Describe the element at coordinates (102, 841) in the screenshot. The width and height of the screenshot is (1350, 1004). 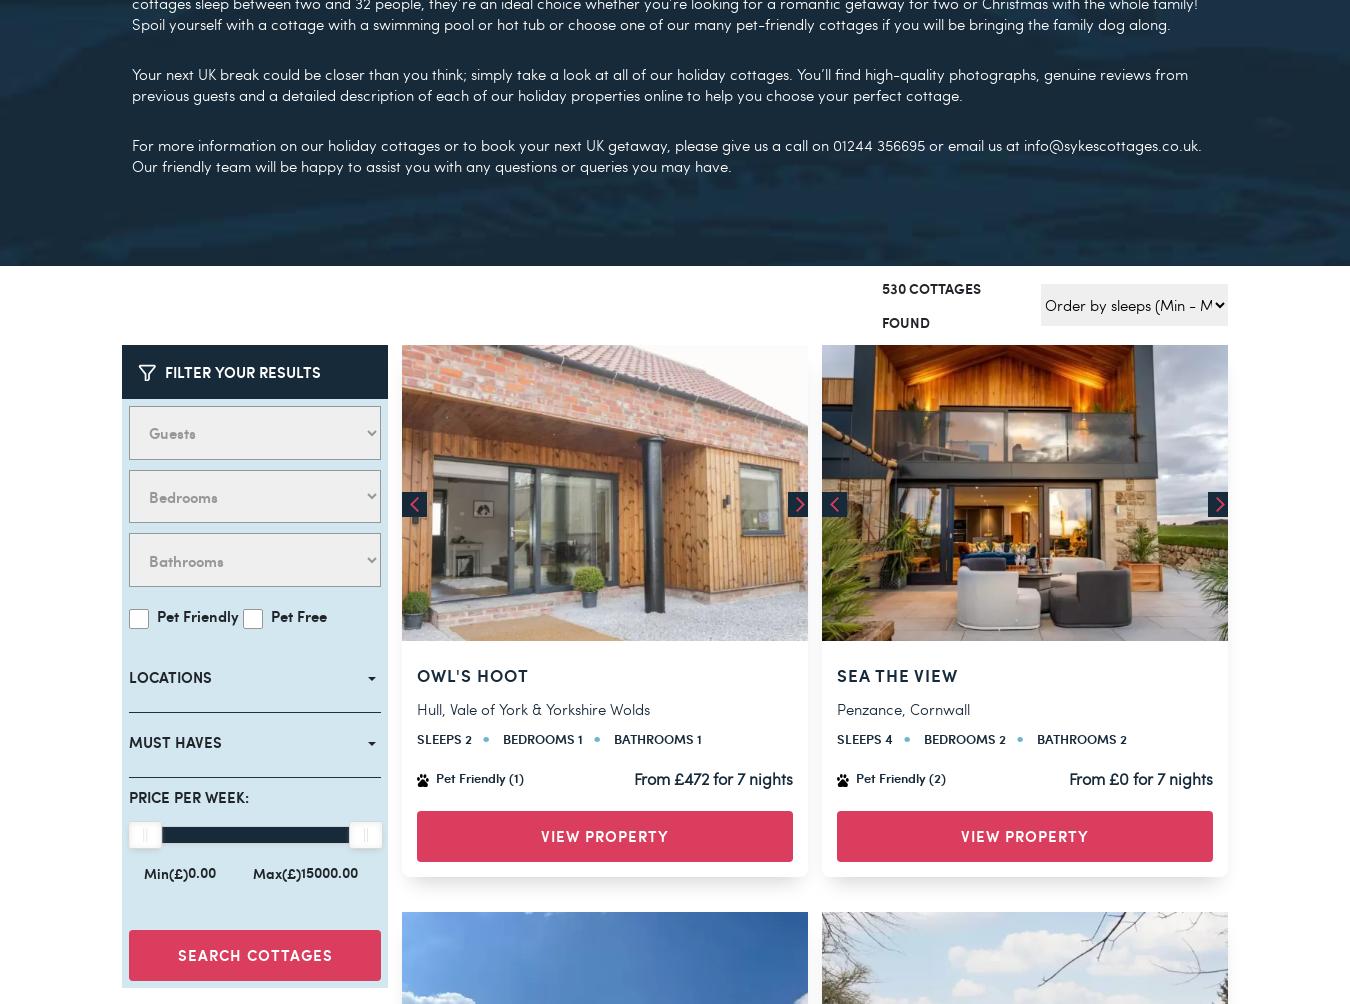
I see `'Unclassified'` at that location.